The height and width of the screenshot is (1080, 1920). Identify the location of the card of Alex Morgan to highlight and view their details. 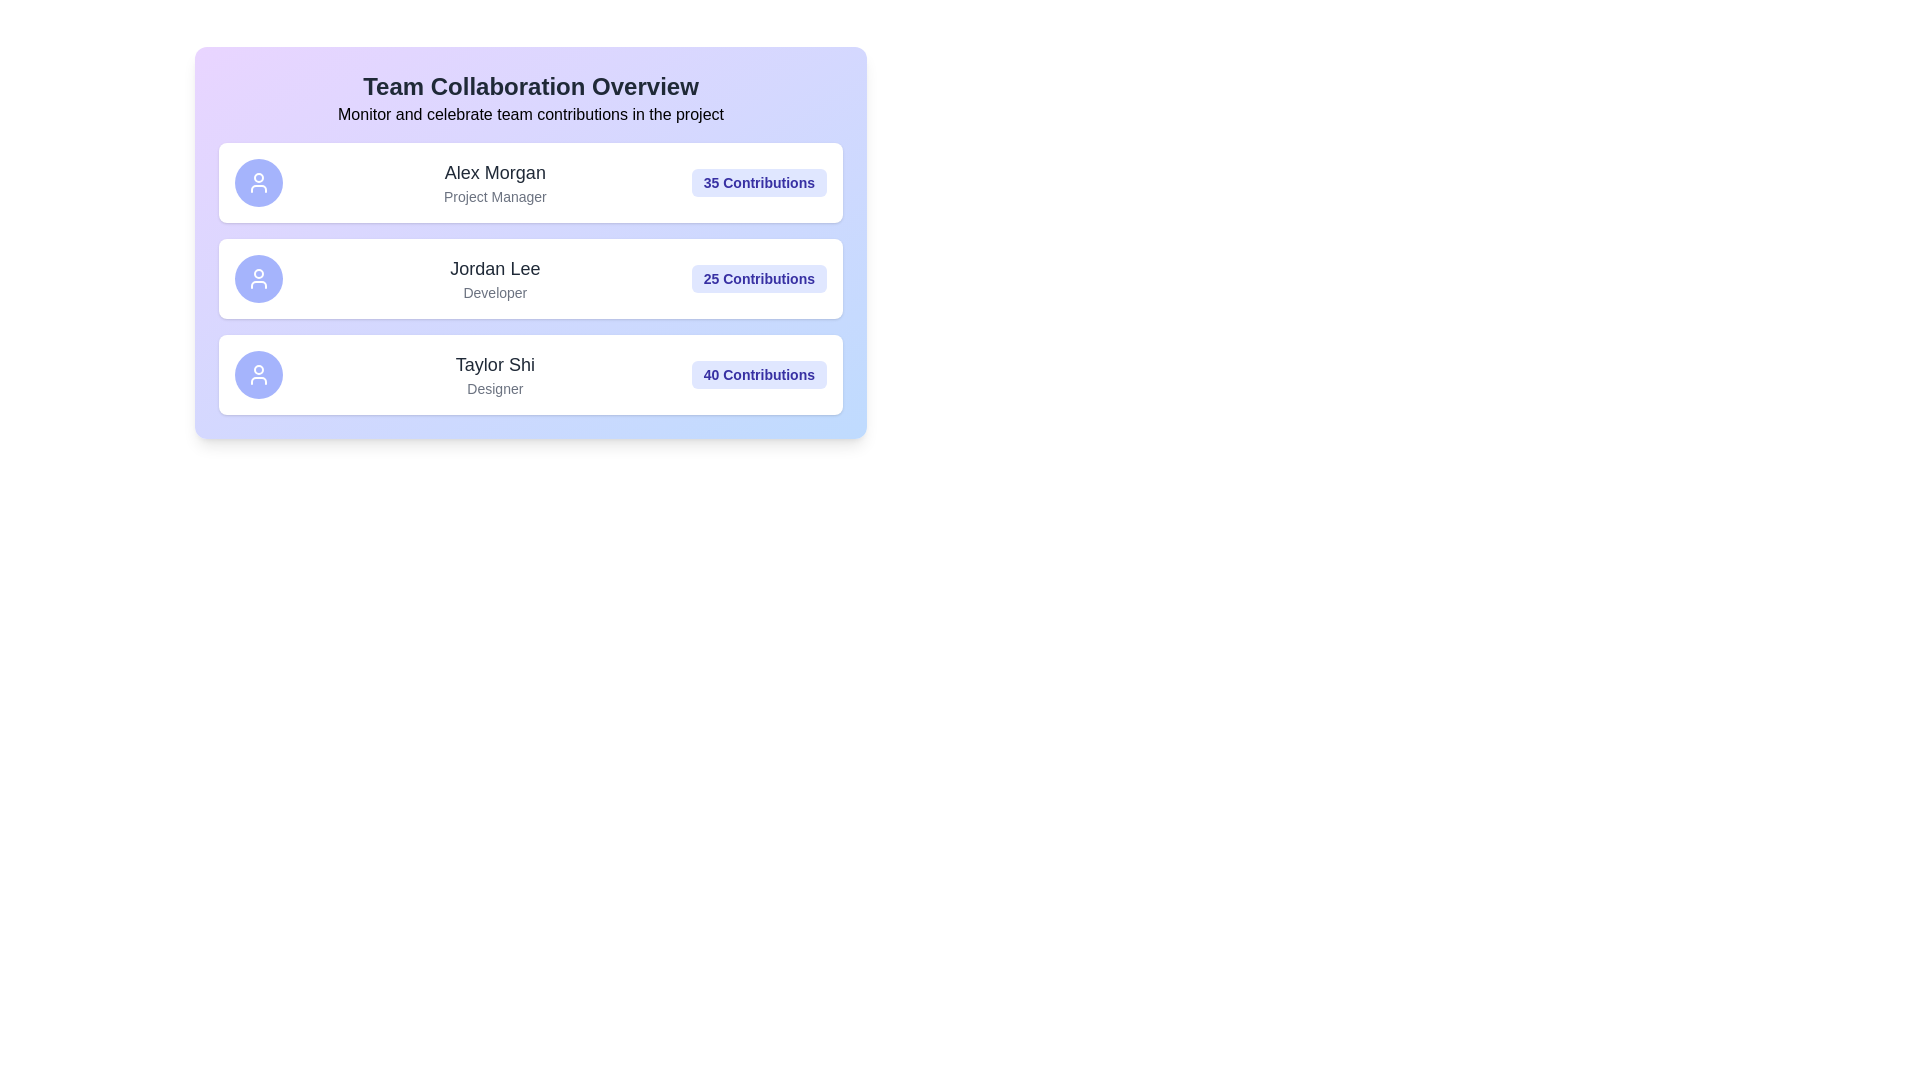
(531, 182).